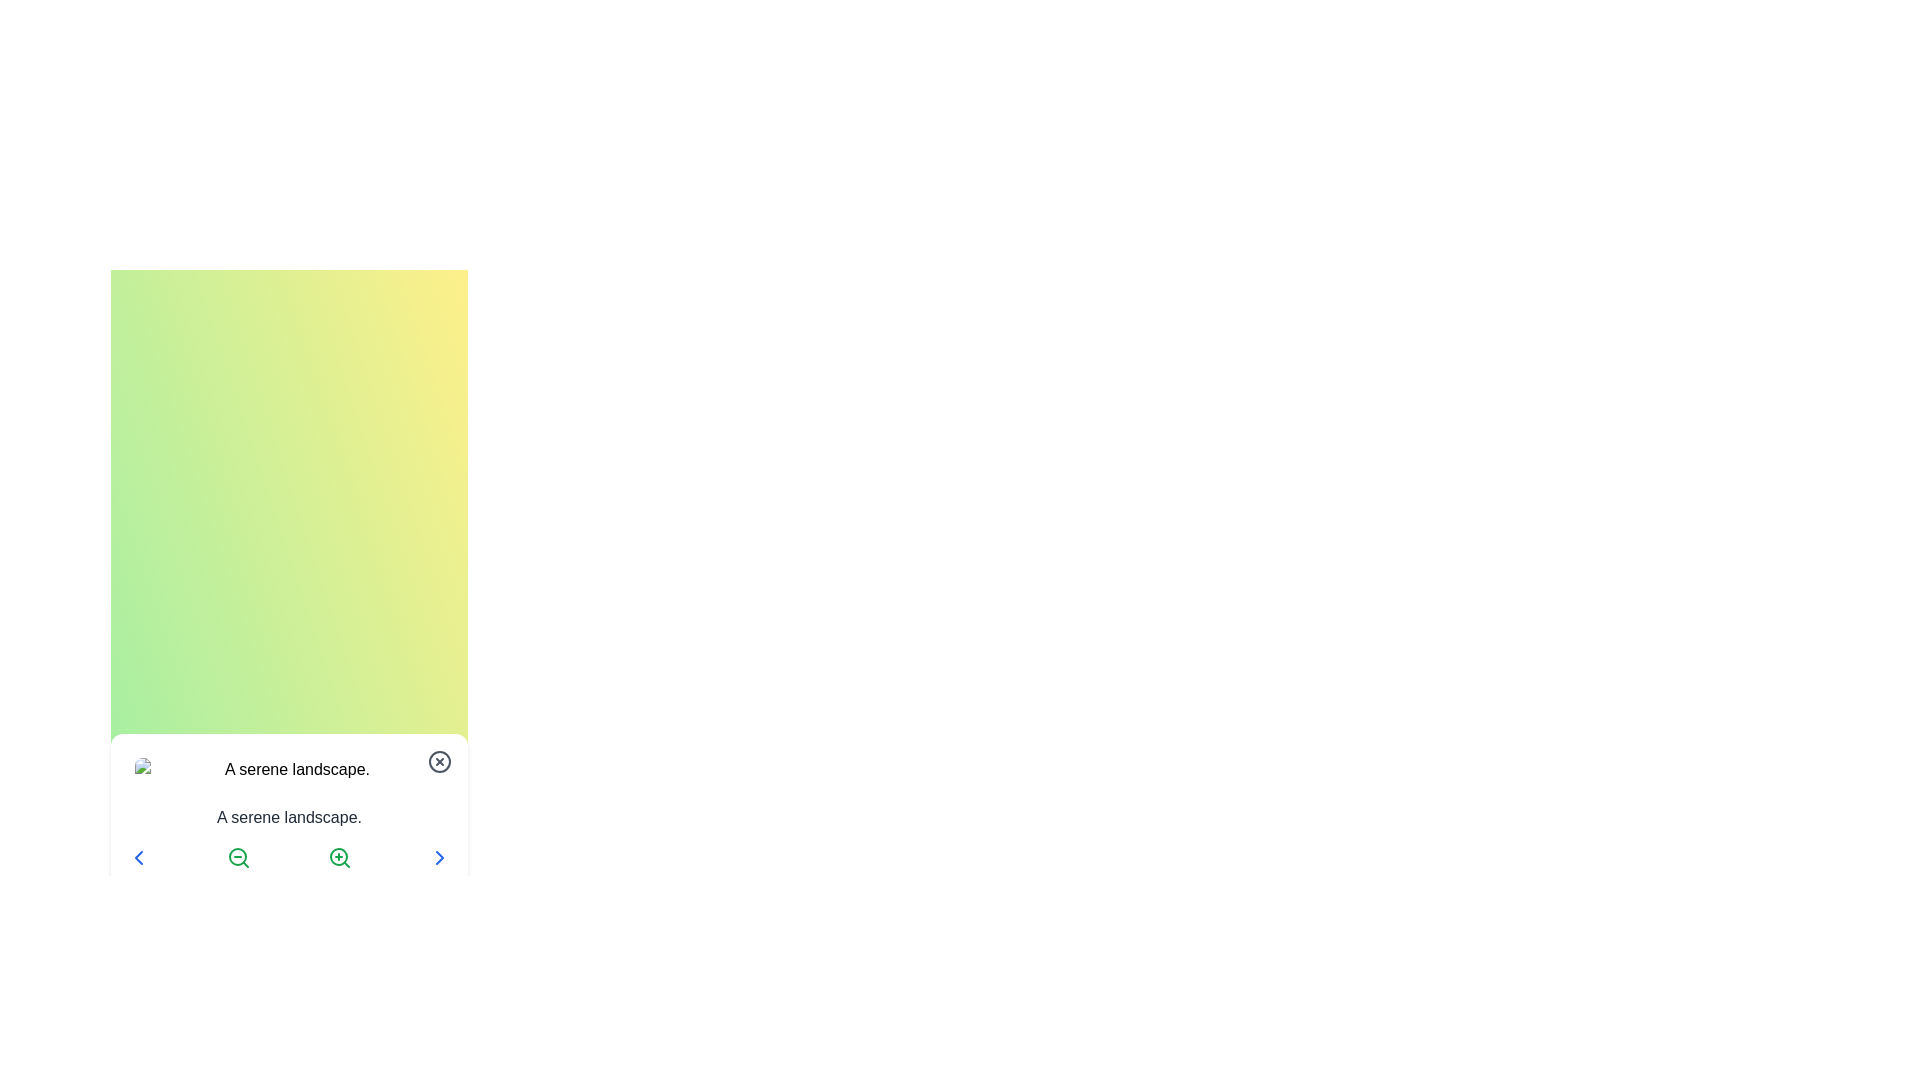 This screenshot has height=1080, width=1920. I want to click on the interactive controls in the toolbar located at the bottom of the card component for visual feedback, so click(288, 856).